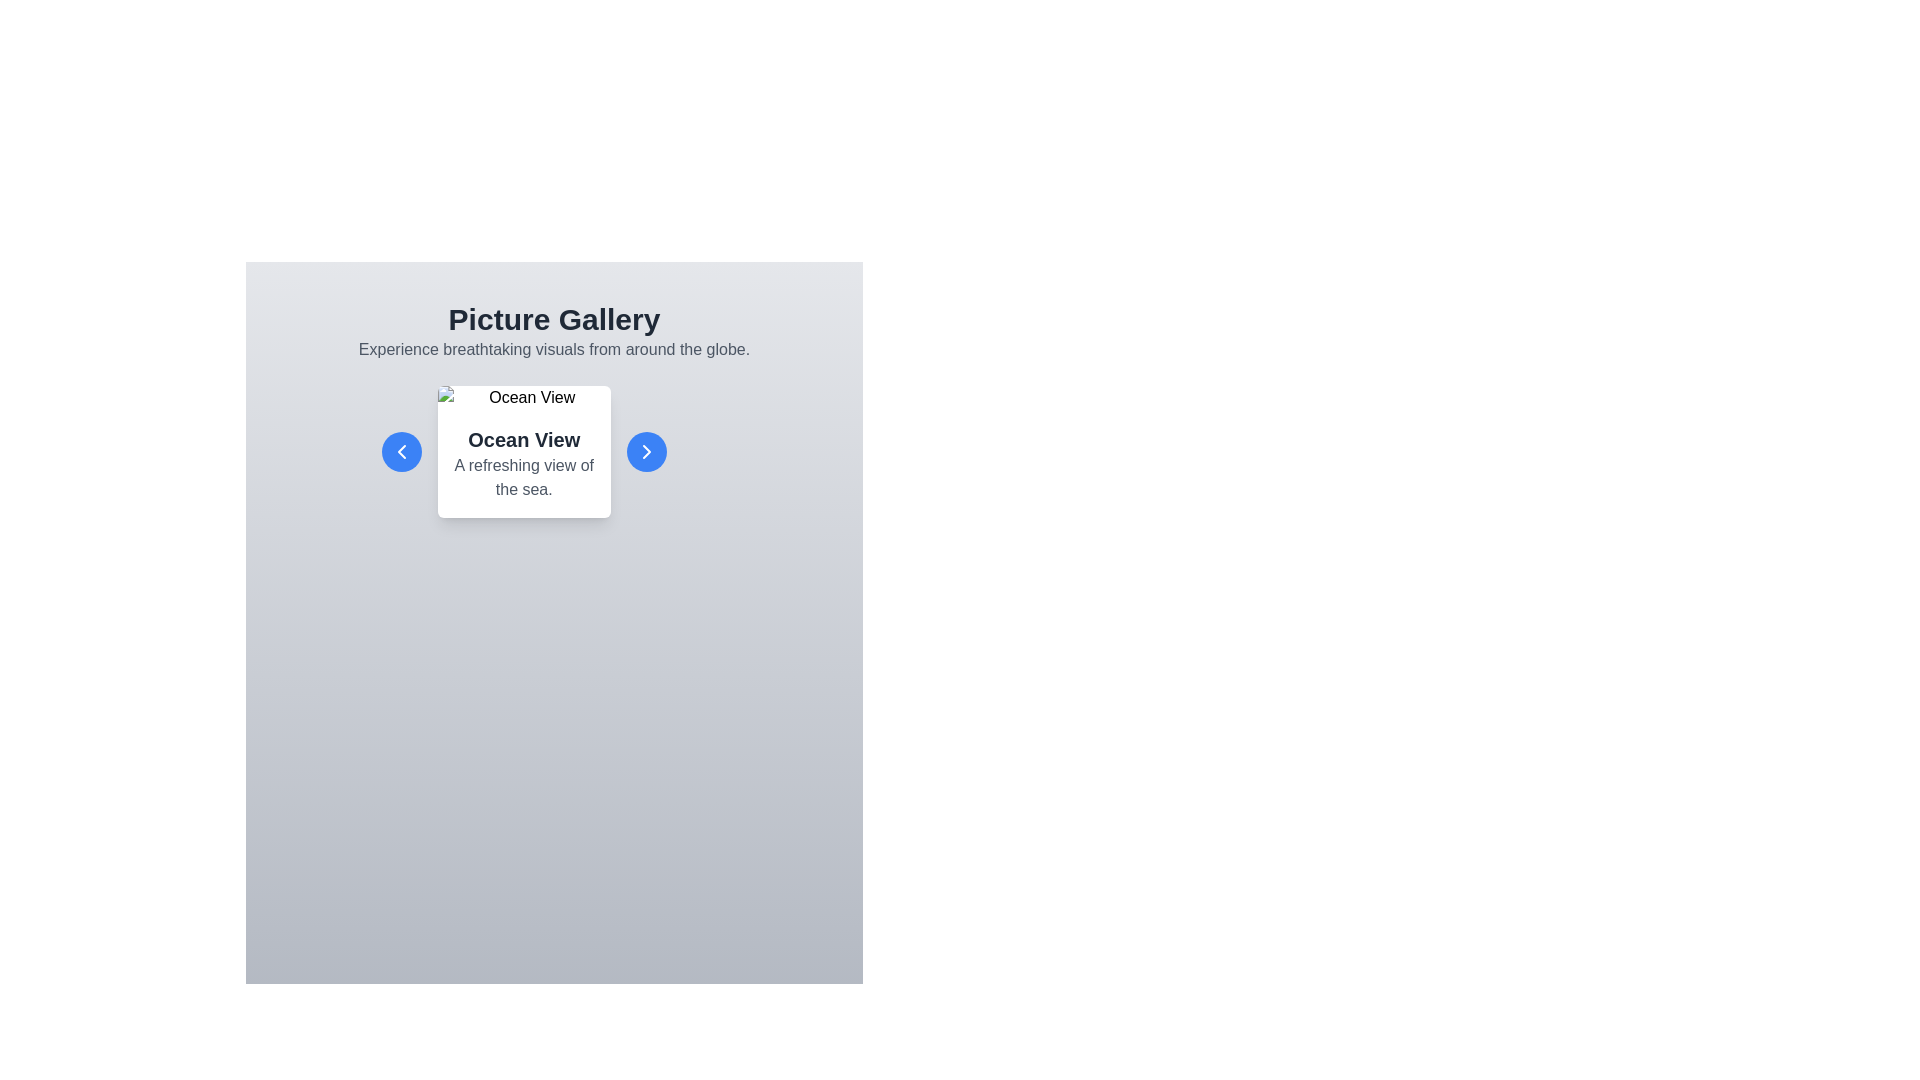 This screenshot has height=1080, width=1920. I want to click on the text element displaying 'Experience breathtaking visuals from around the globe.' which is styled with a gray font color and located beneath the title 'Picture Gallery', so click(554, 349).